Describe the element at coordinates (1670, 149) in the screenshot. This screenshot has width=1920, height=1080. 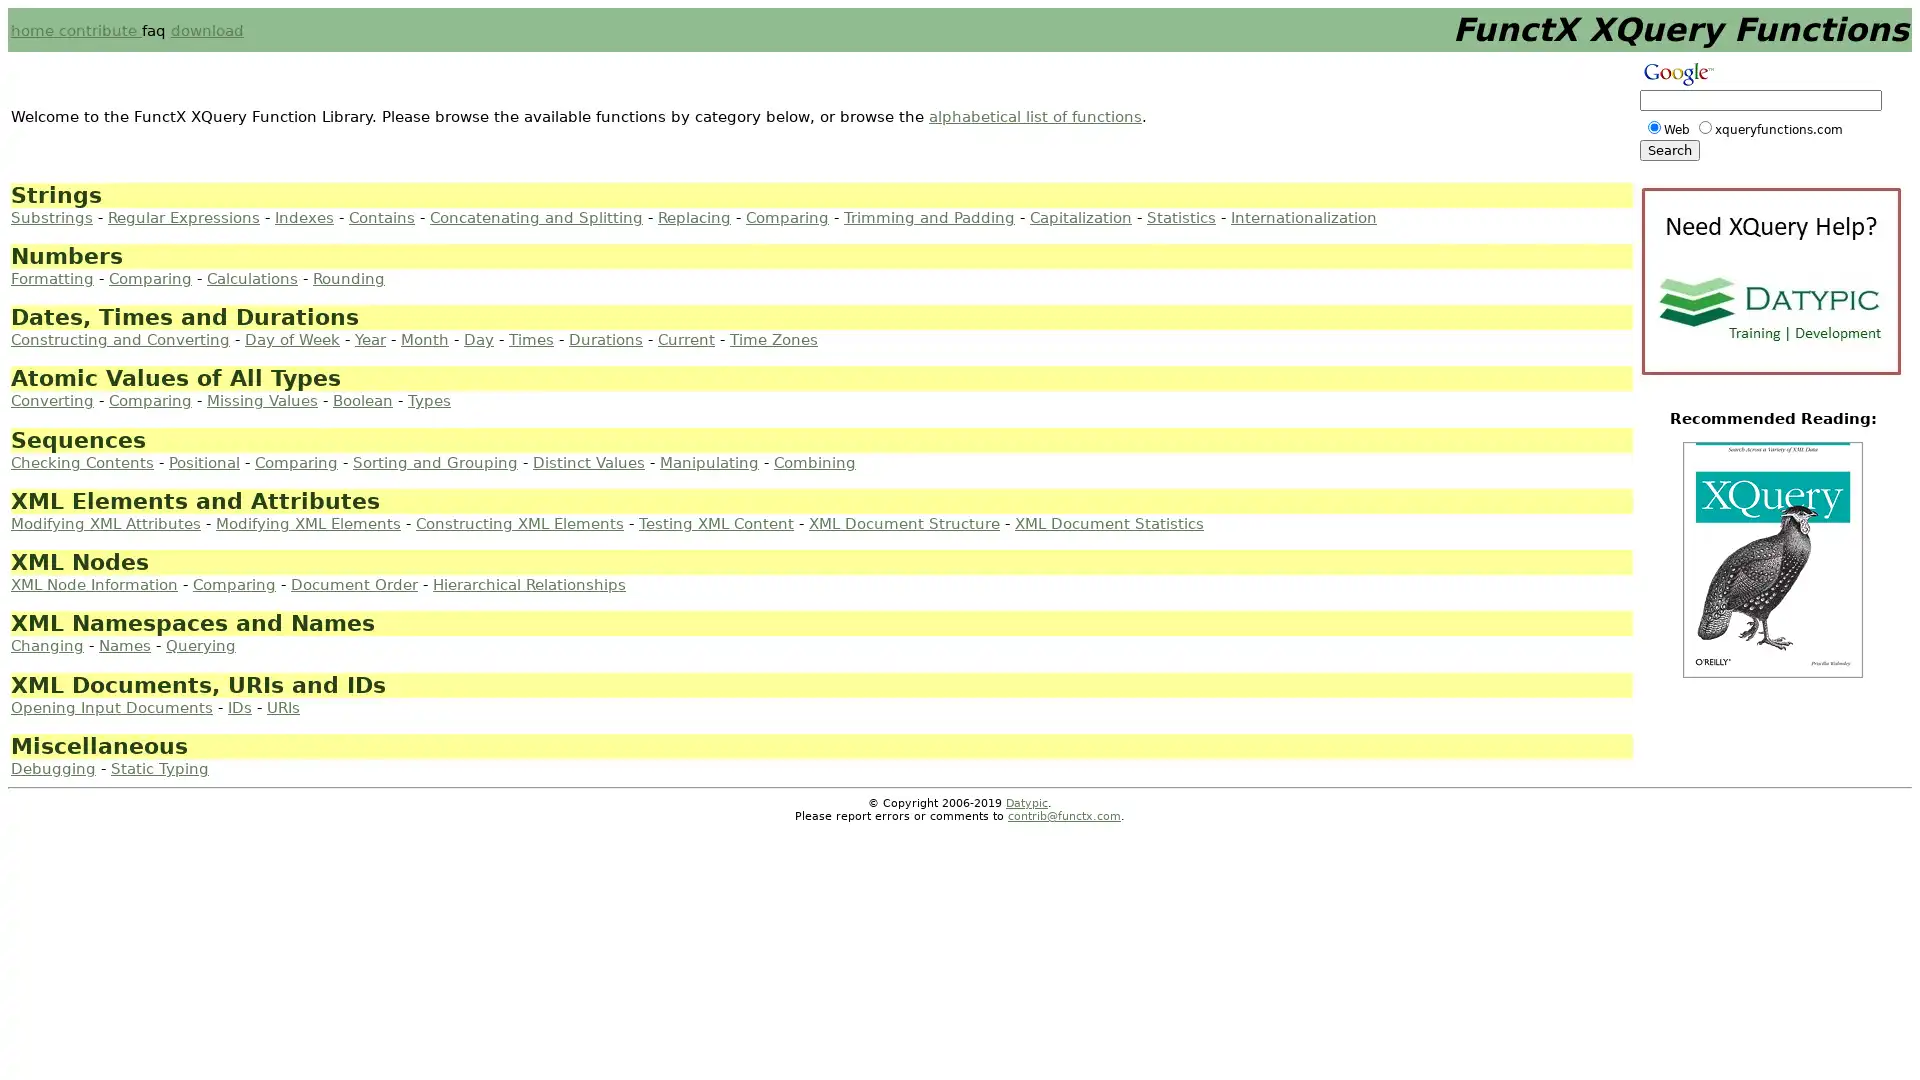
I see `Search` at that location.